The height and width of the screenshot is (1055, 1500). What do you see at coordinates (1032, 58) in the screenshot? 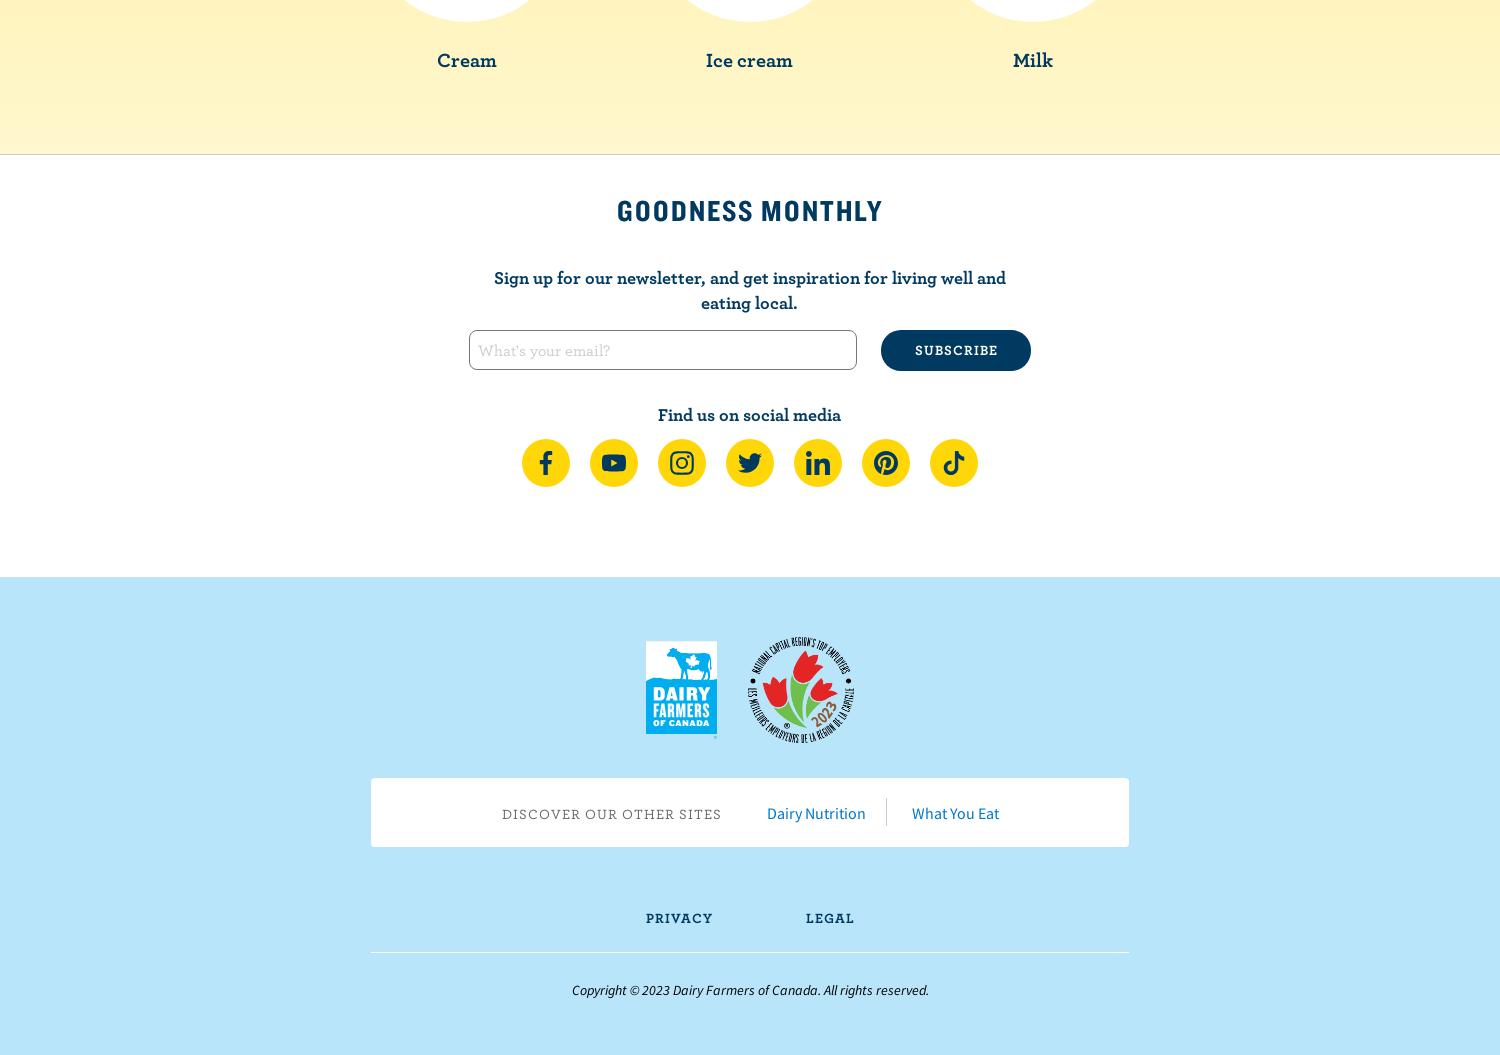
I see `'Milk'` at bounding box center [1032, 58].